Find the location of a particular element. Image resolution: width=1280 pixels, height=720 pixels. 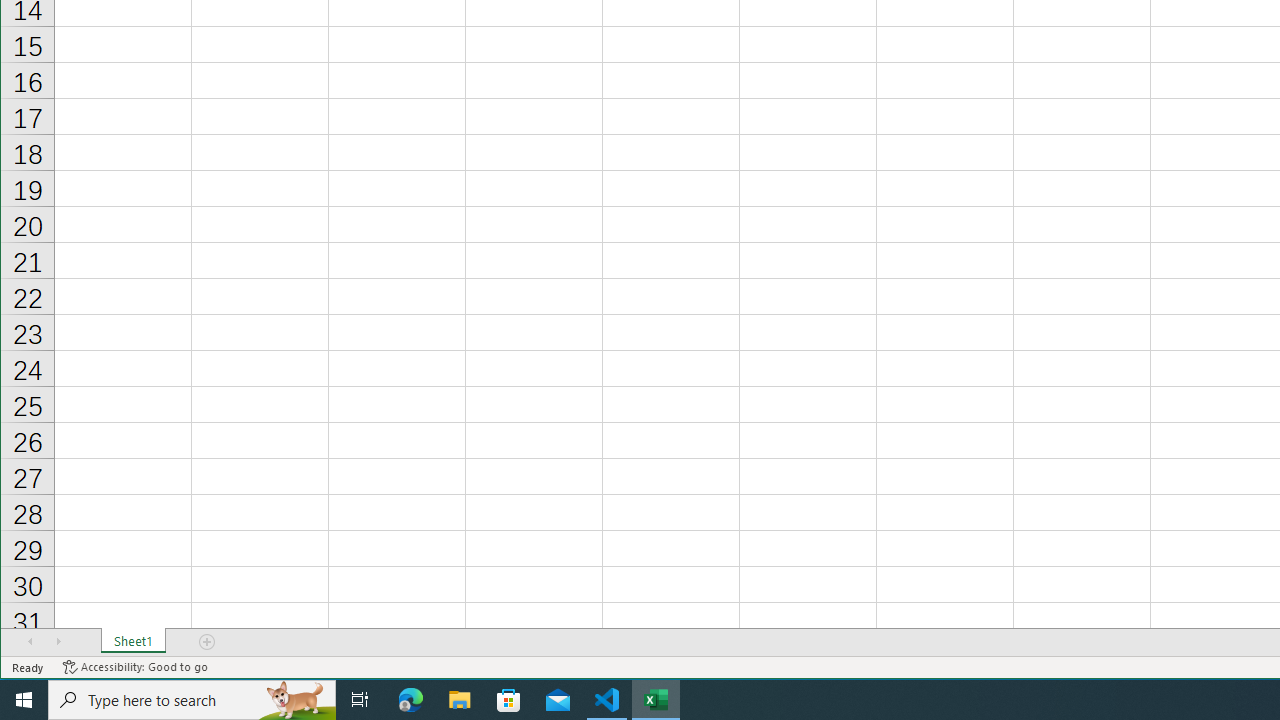

'Type here to search' is located at coordinates (192, 698).